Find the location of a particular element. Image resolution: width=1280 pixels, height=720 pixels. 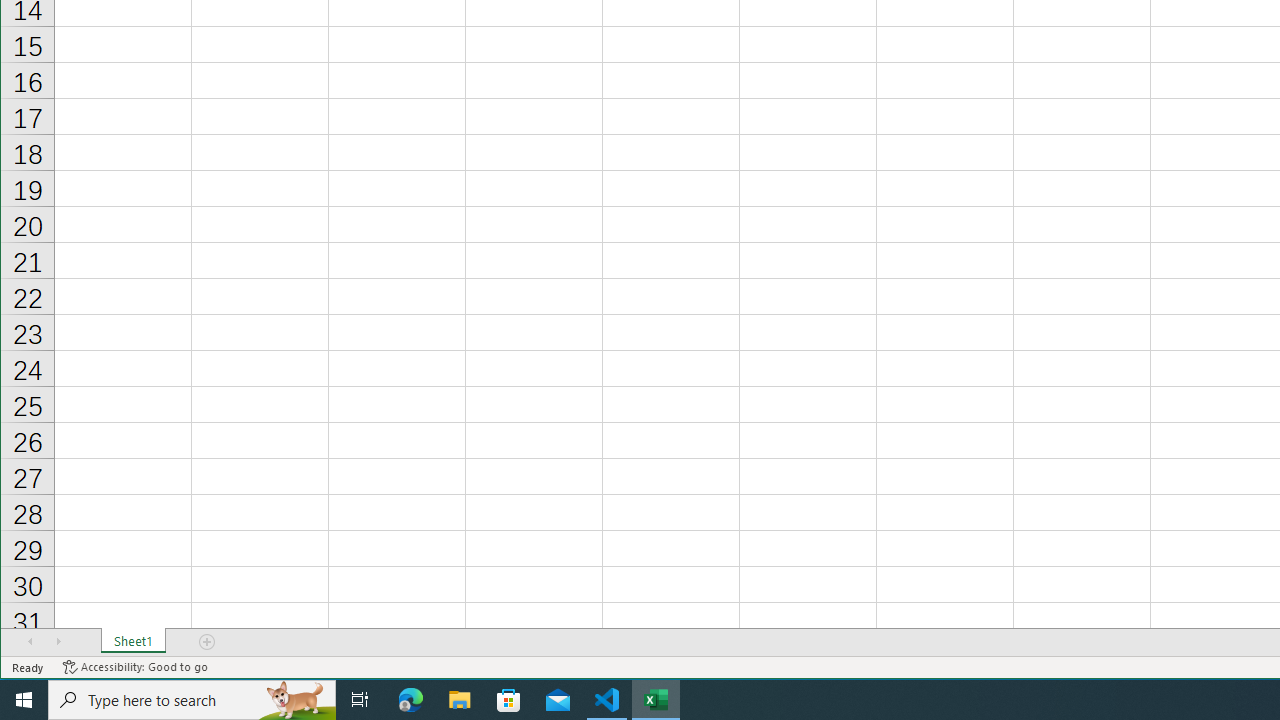

'Type here to search' is located at coordinates (192, 698).